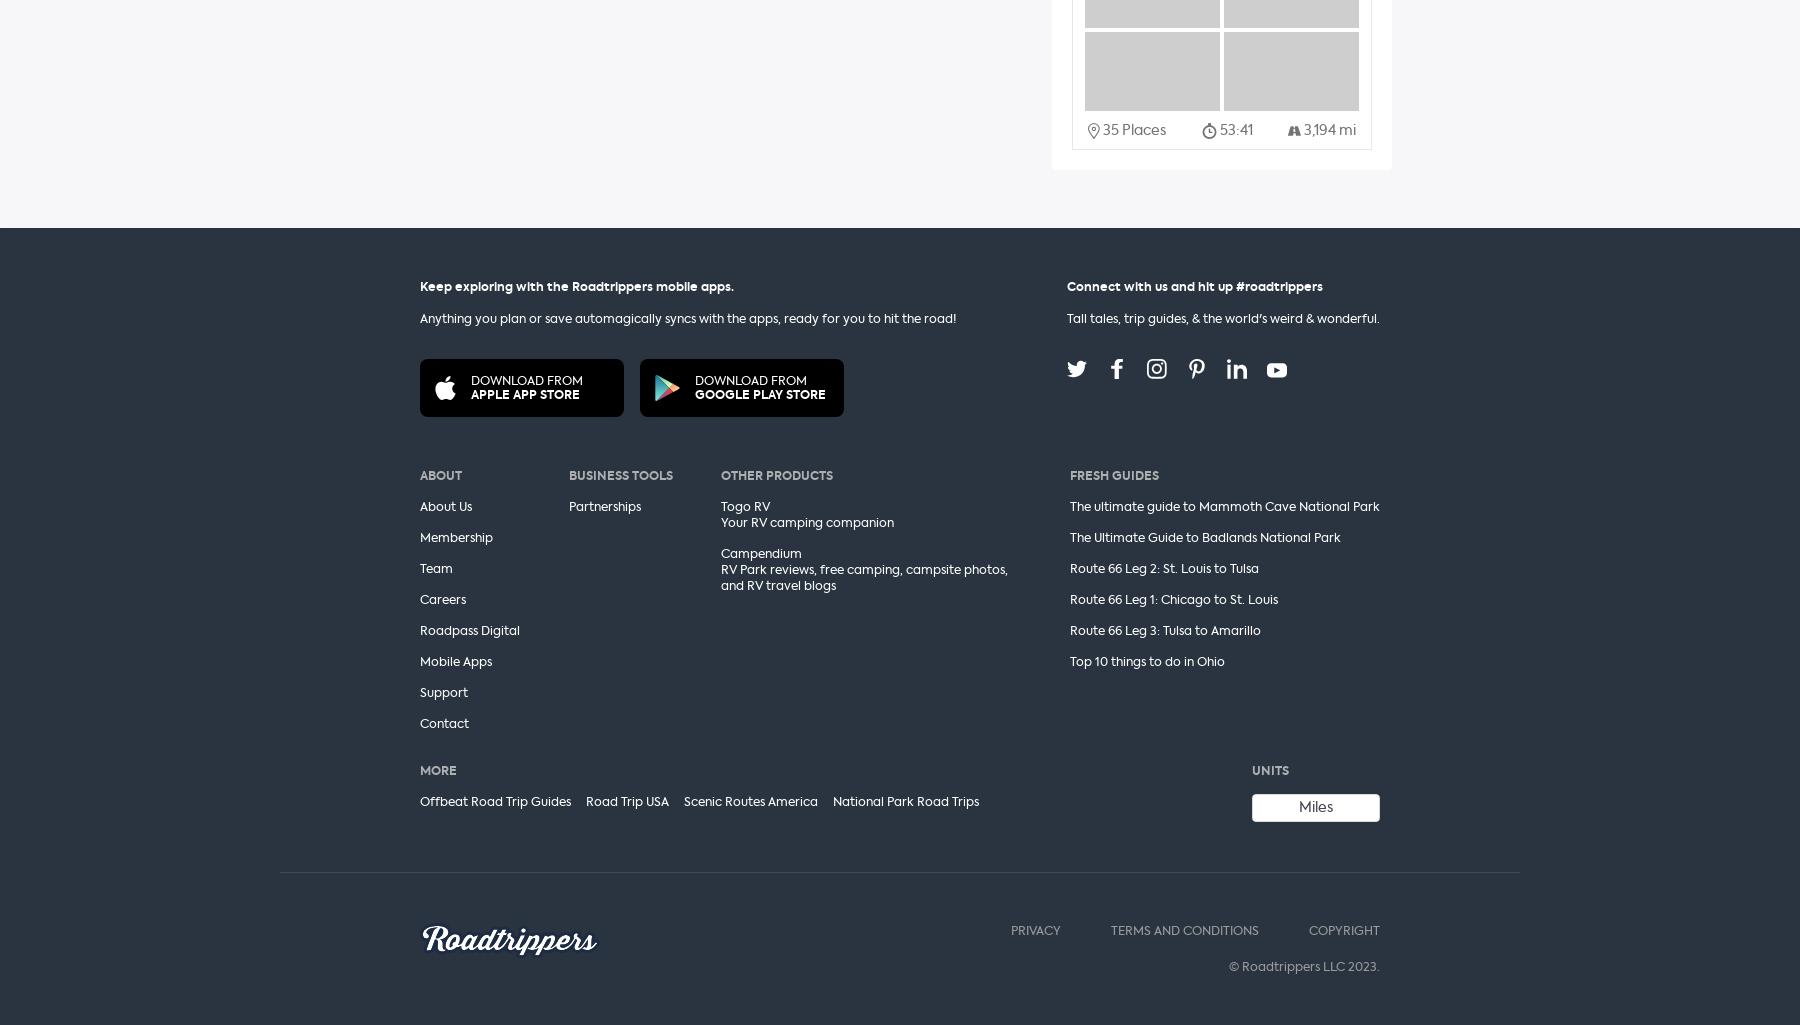 This screenshot has height=1025, width=1800. What do you see at coordinates (1163, 629) in the screenshot?
I see `'Route 66 Leg 3: Tulsa to Amarillo'` at bounding box center [1163, 629].